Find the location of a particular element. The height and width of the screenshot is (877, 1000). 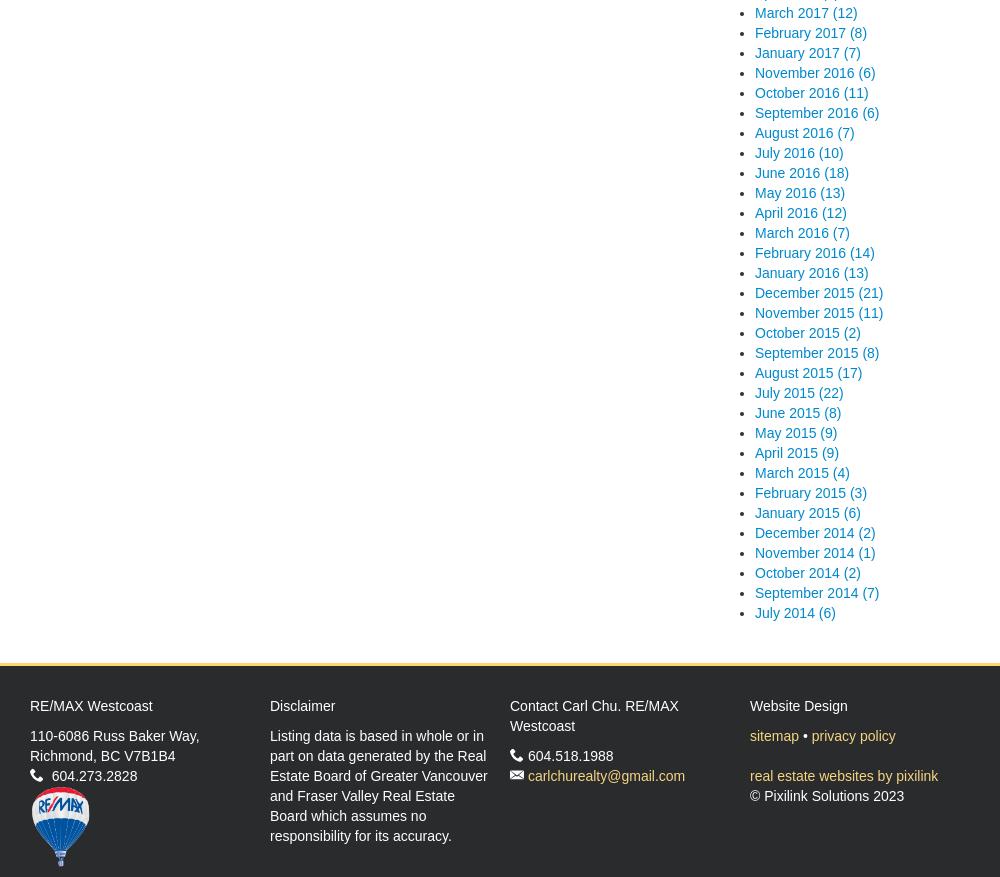

'October 2015 (2)' is located at coordinates (807, 331).